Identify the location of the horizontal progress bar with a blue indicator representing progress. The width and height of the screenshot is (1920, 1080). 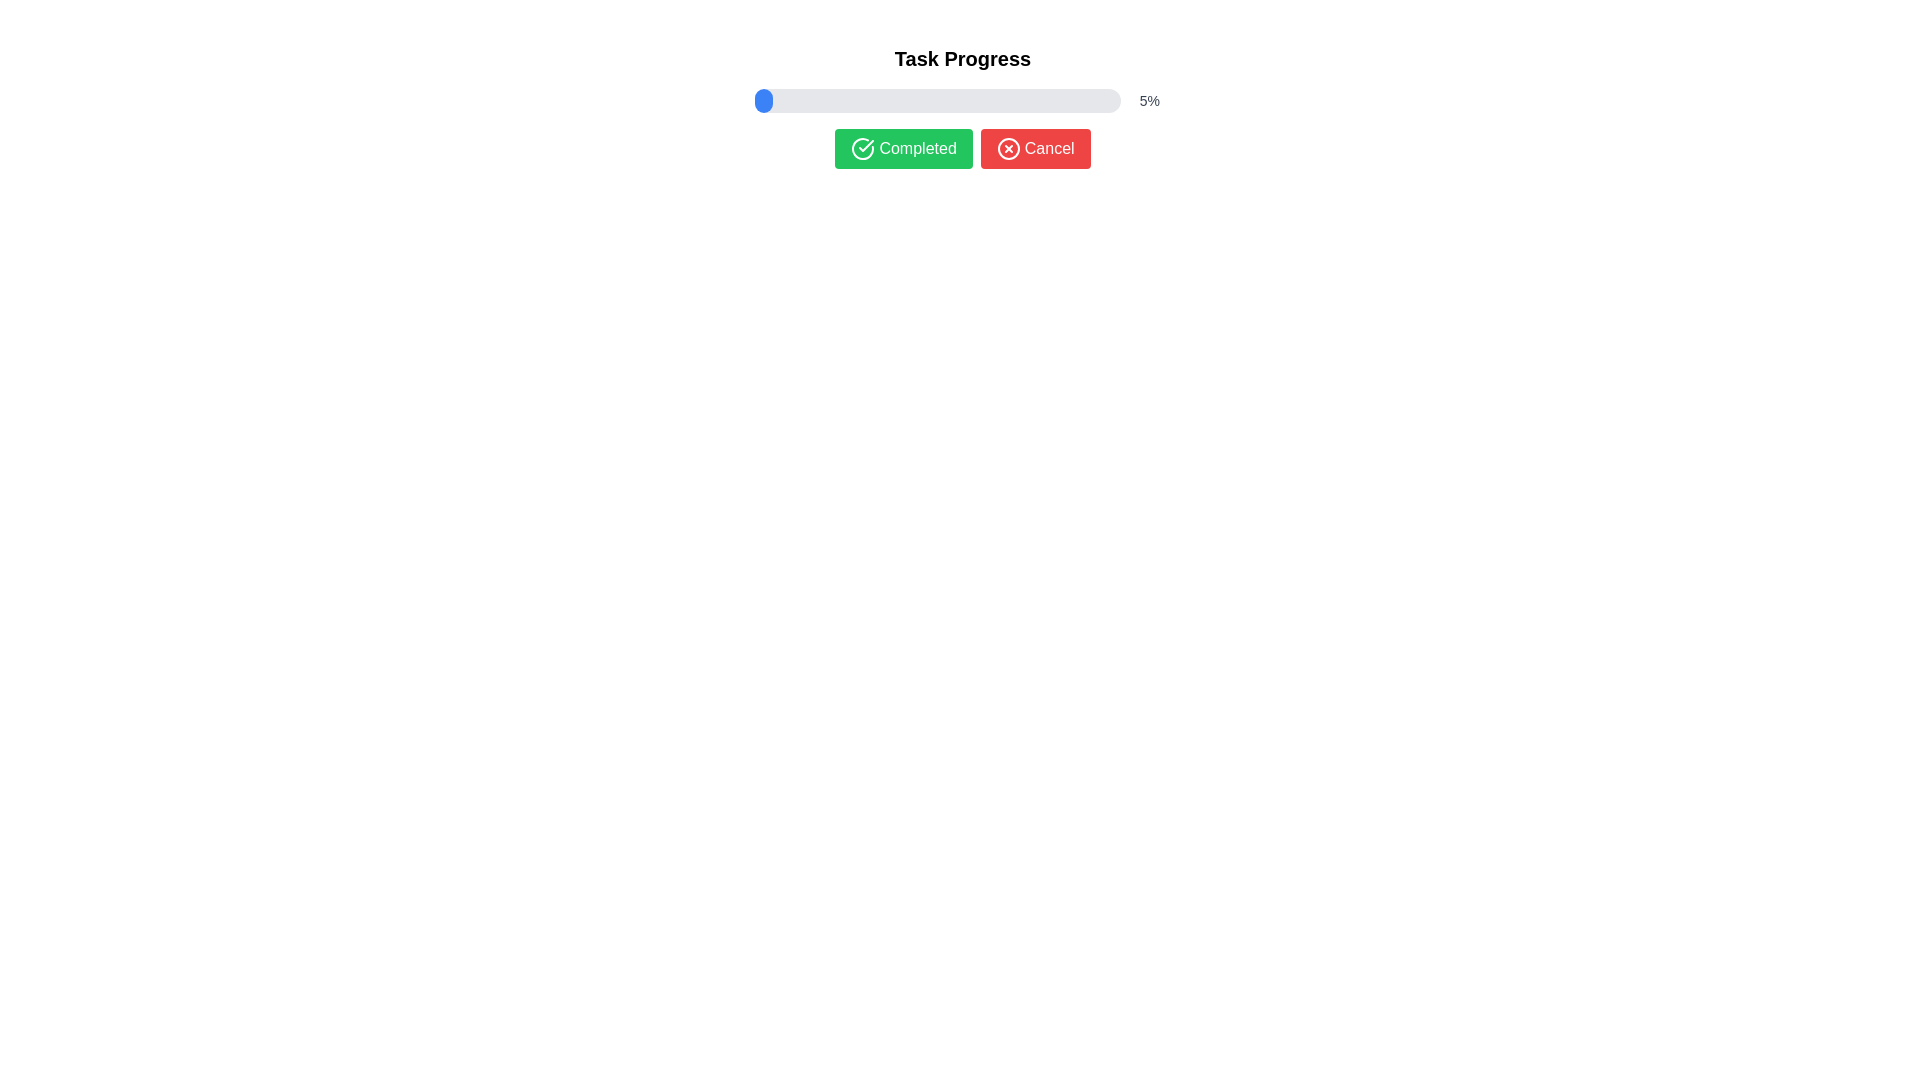
(963, 100).